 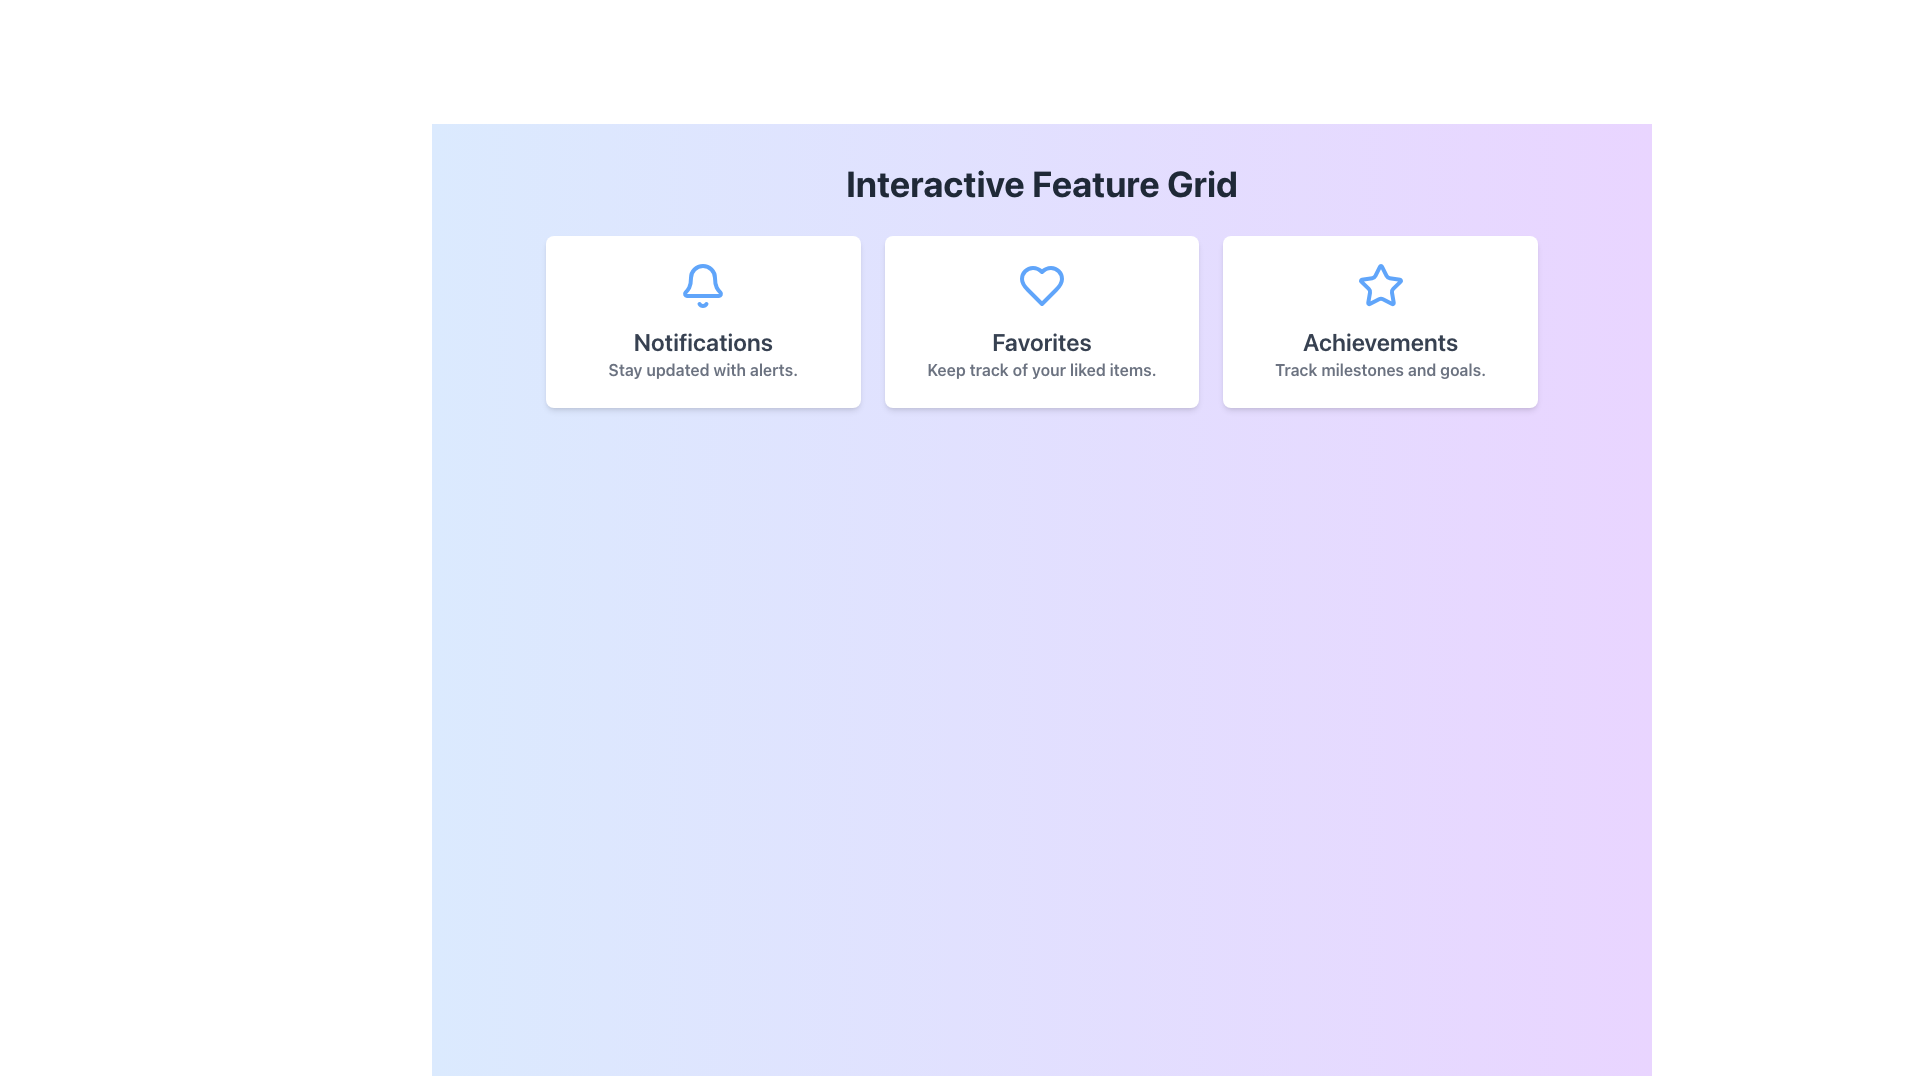 What do you see at coordinates (1040, 285) in the screenshot?
I see `or highlight the blue outlined heart icon located within the 'Favorites' card` at bounding box center [1040, 285].